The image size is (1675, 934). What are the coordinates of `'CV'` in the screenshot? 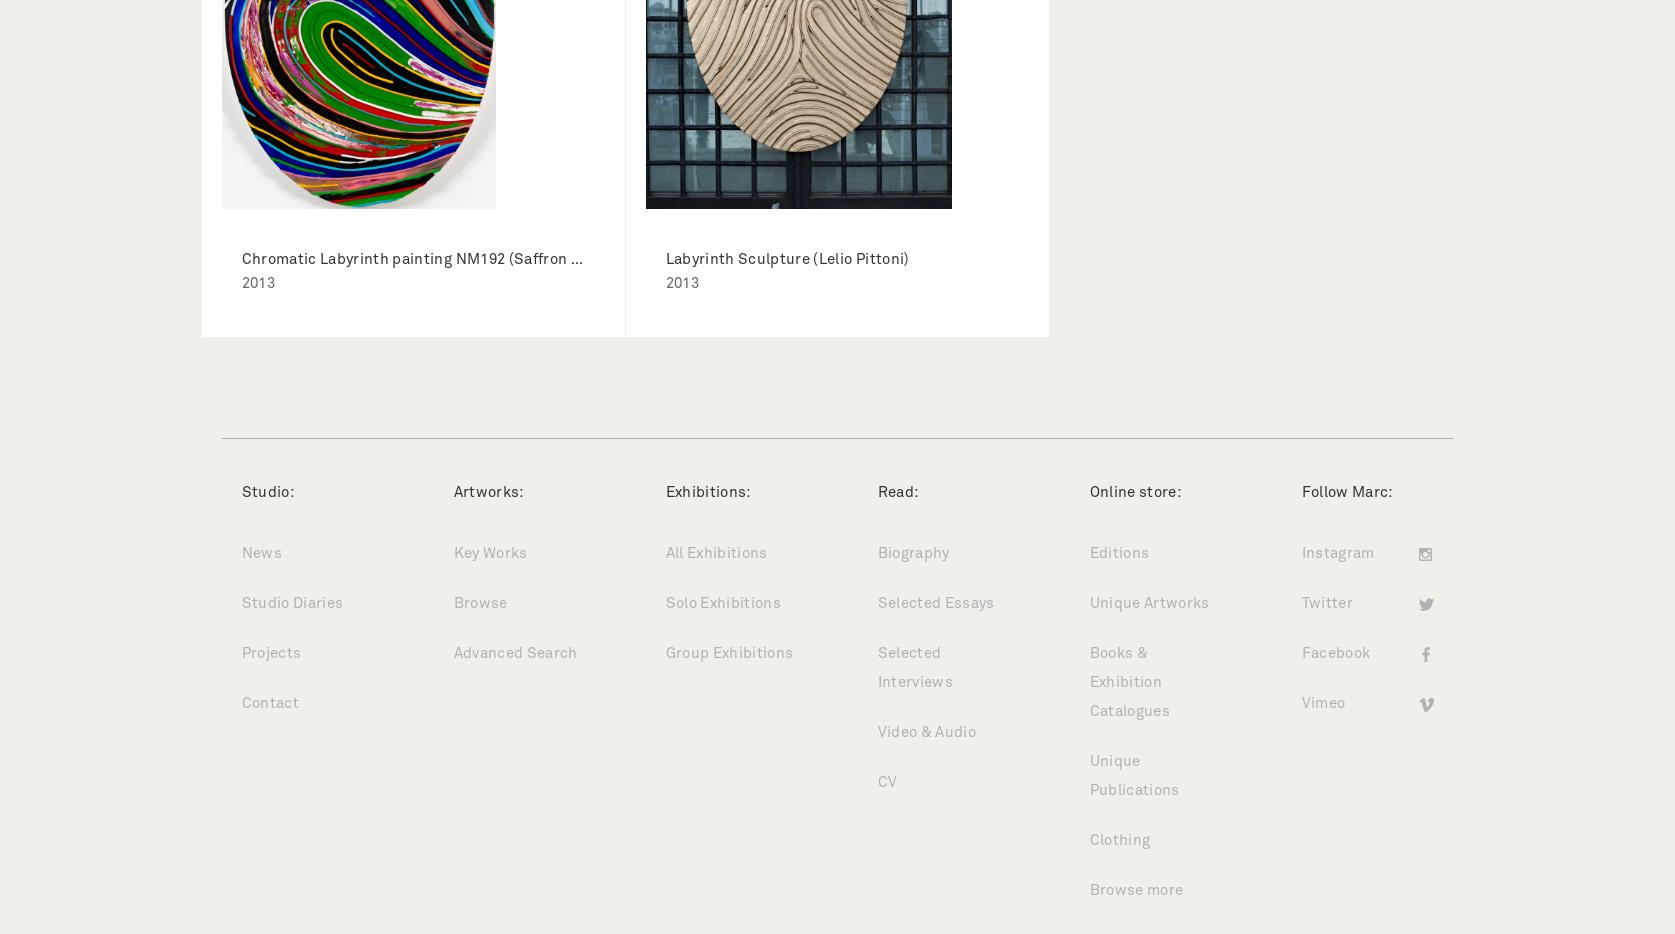 It's located at (886, 782).